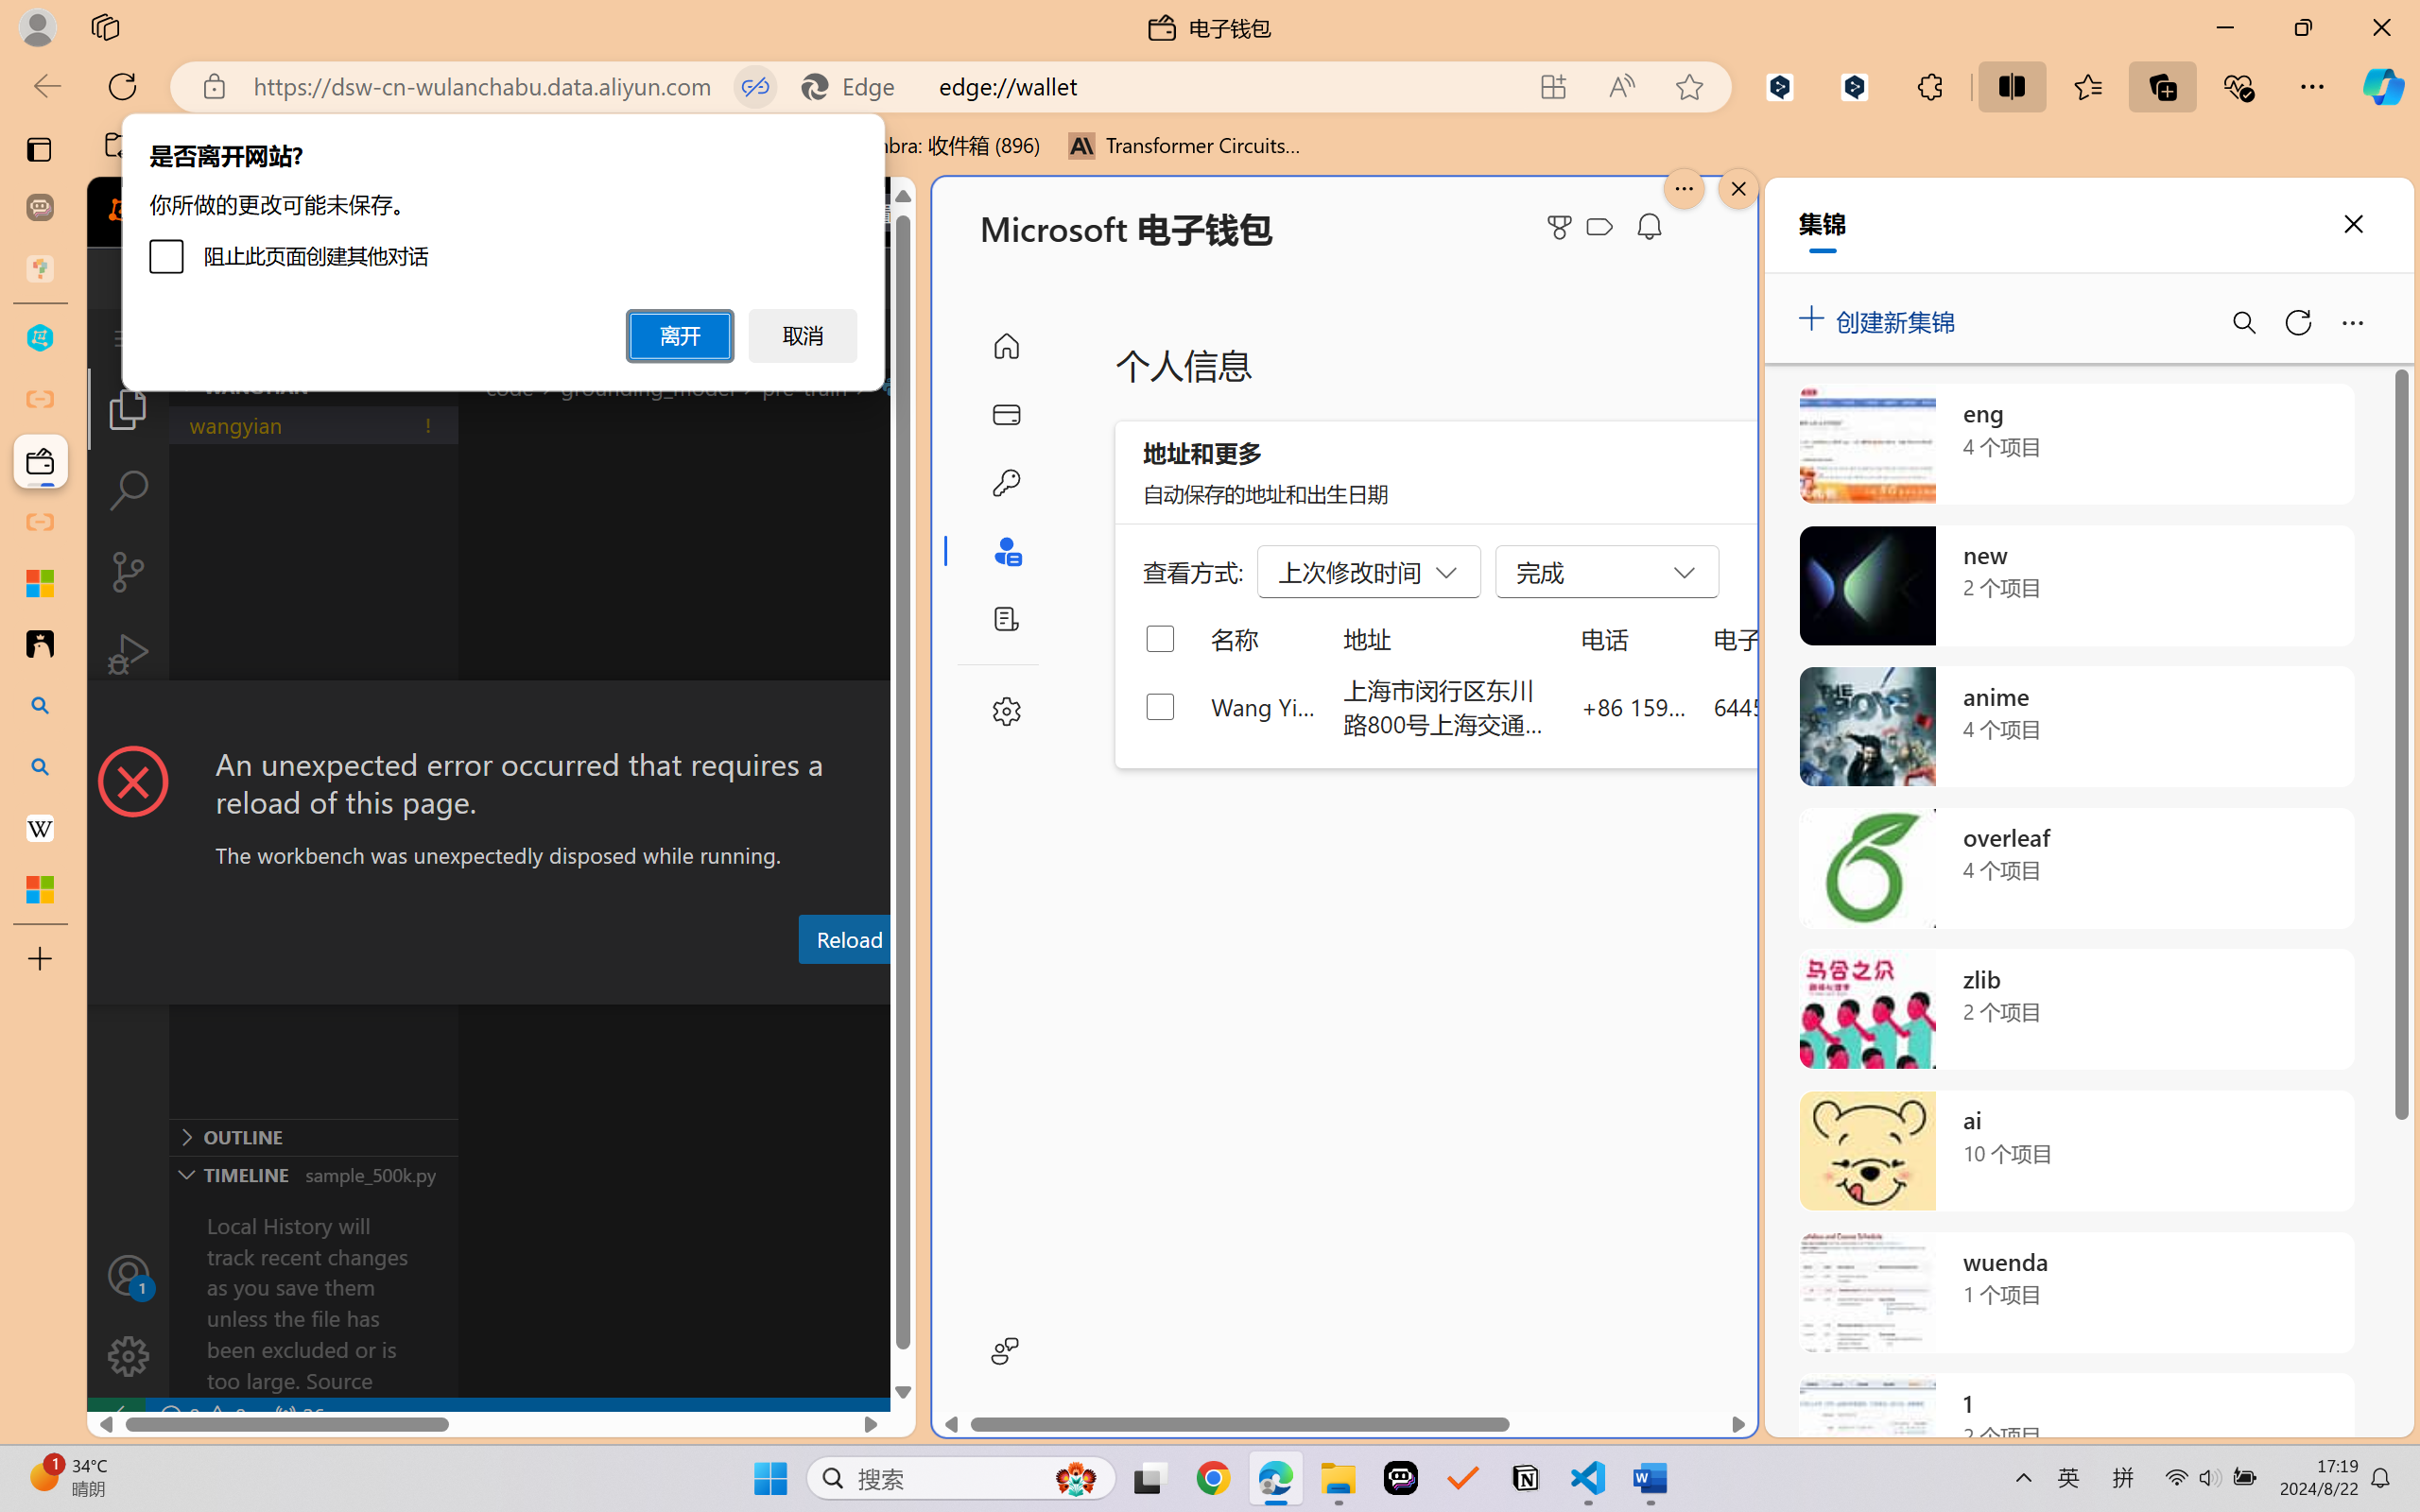 This screenshot has height=1512, width=2420. What do you see at coordinates (847, 937) in the screenshot?
I see `'Reload'` at bounding box center [847, 937].